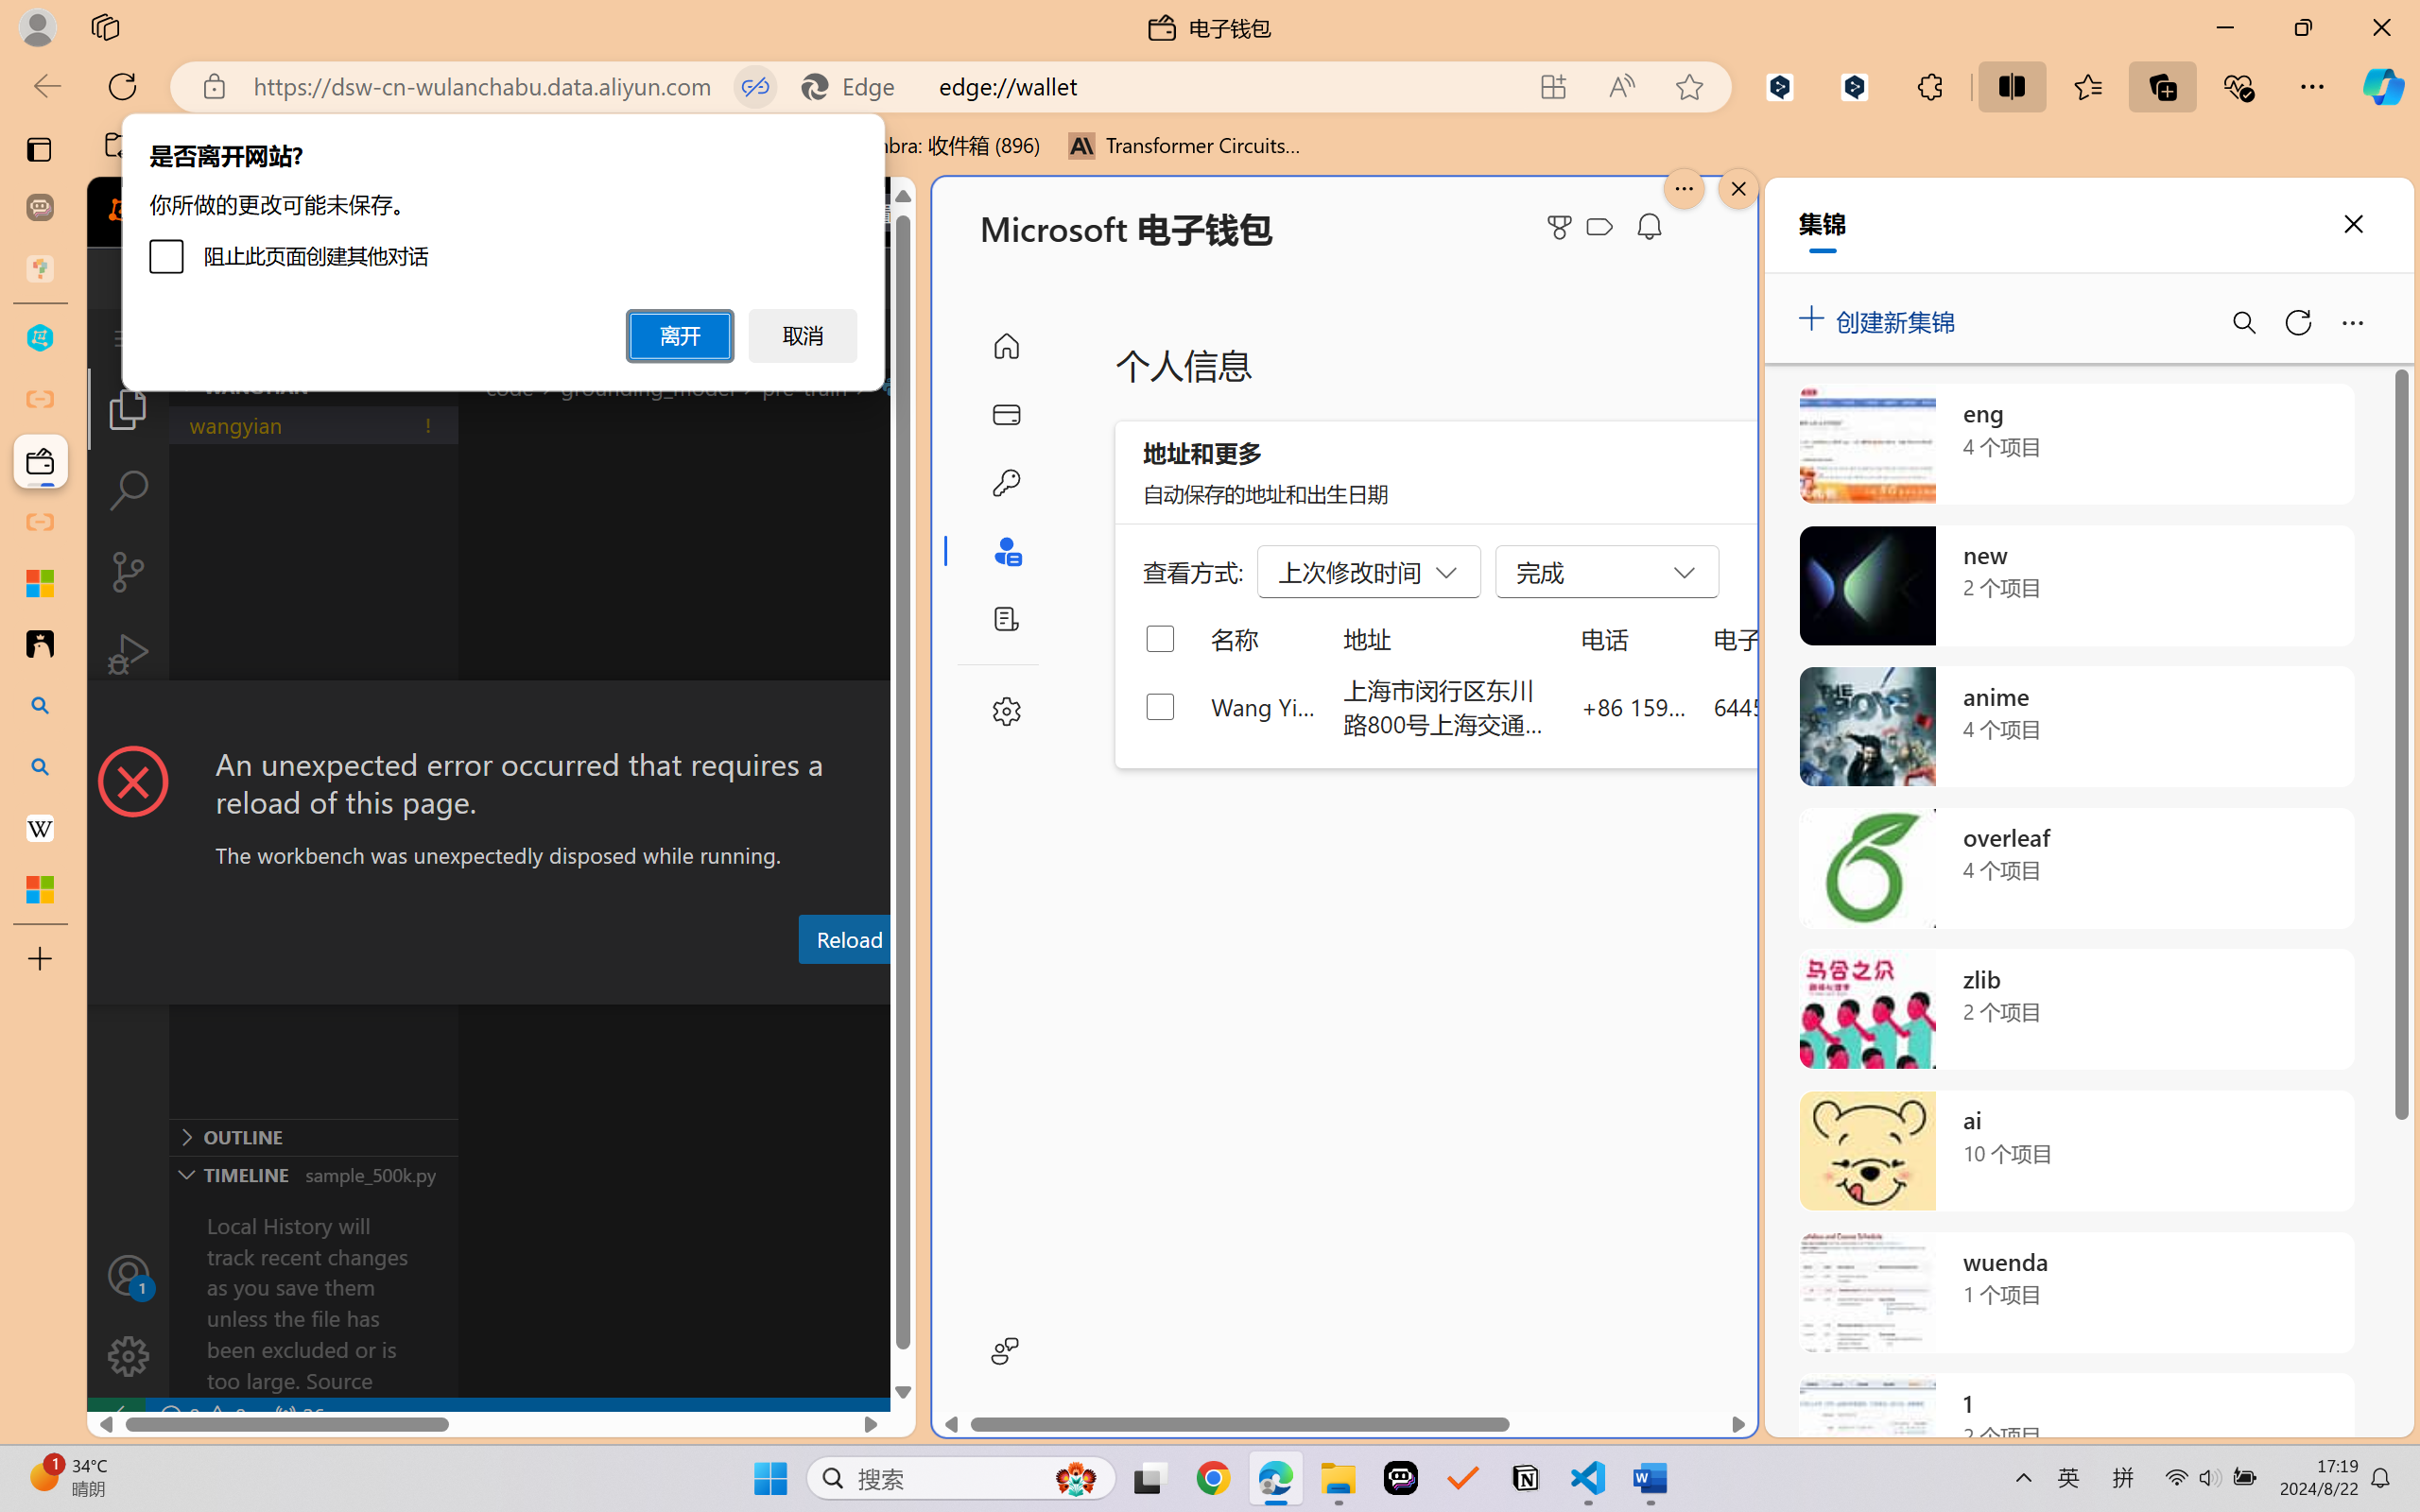 This screenshot has height=1512, width=2420. What do you see at coordinates (847, 937) in the screenshot?
I see `'Reload'` at bounding box center [847, 937].